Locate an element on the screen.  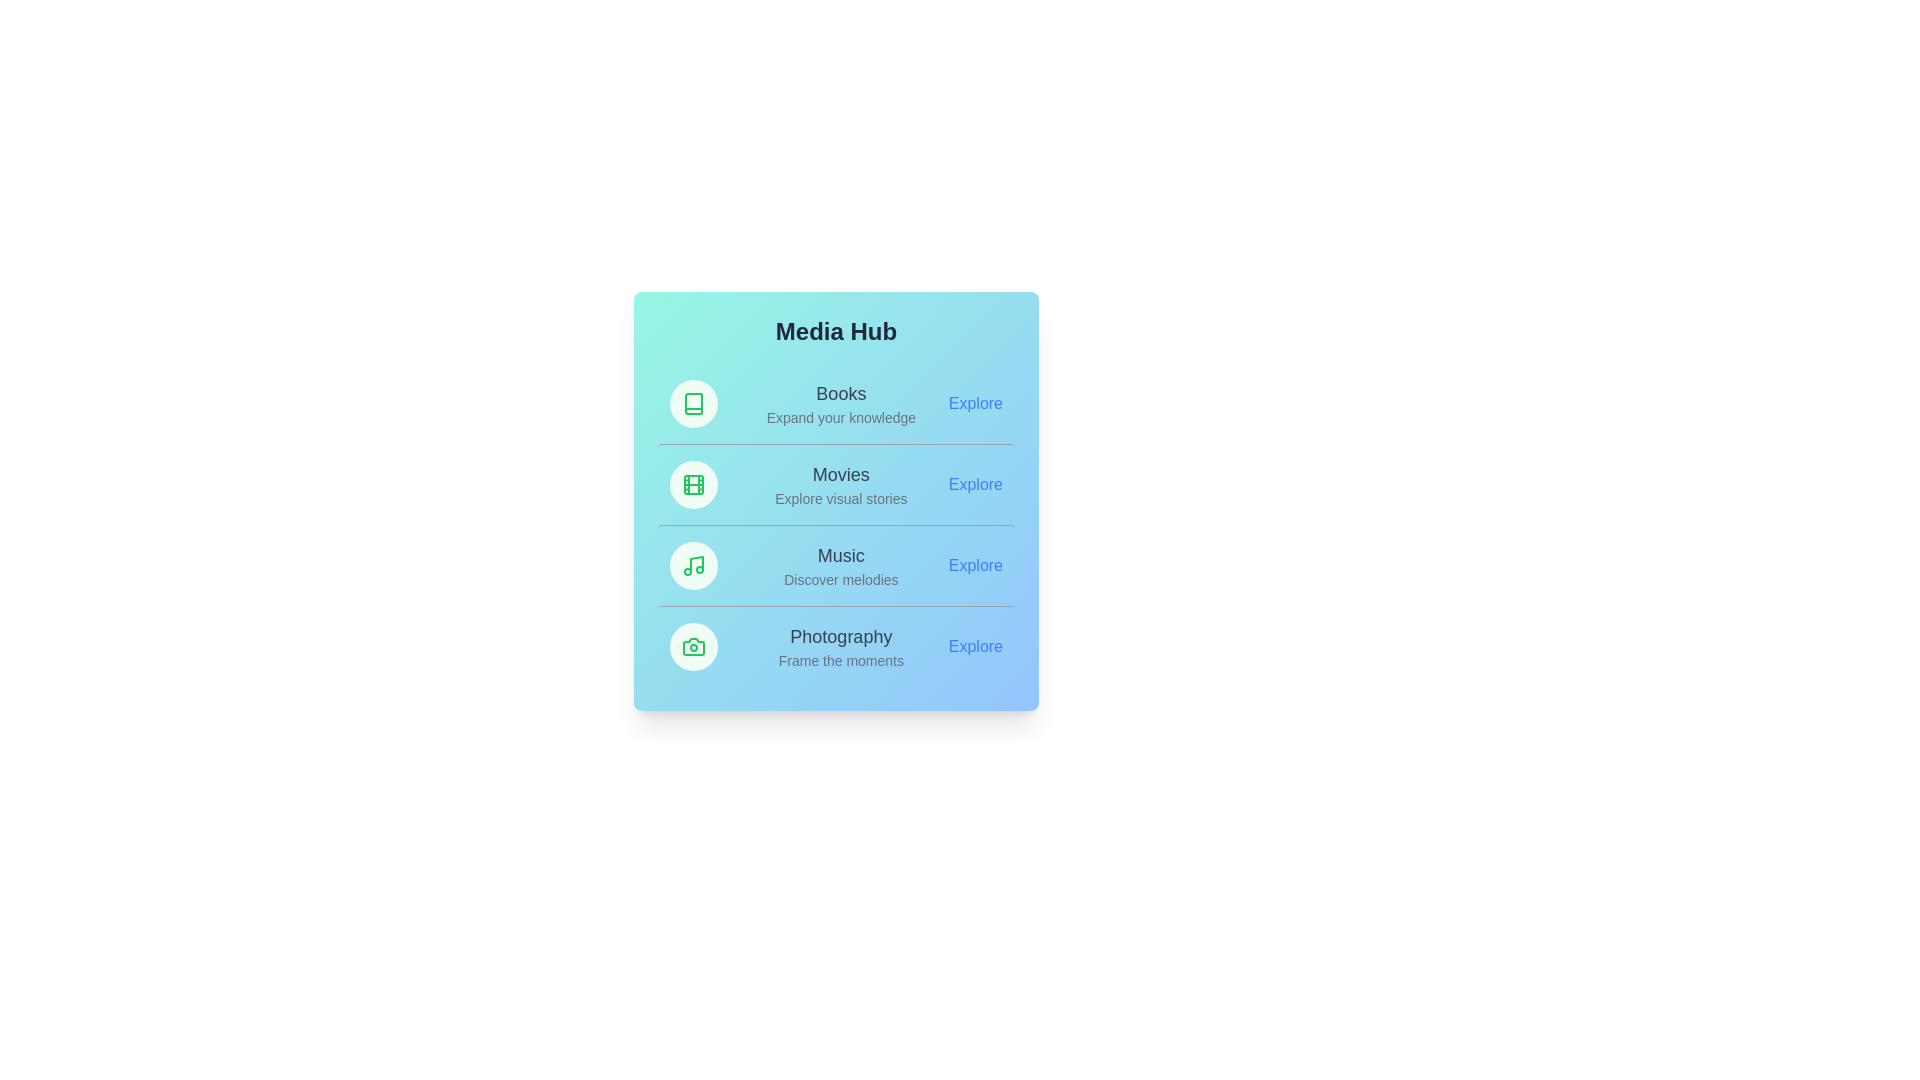
the 'Explore' link for the Photography category is located at coordinates (975, 647).